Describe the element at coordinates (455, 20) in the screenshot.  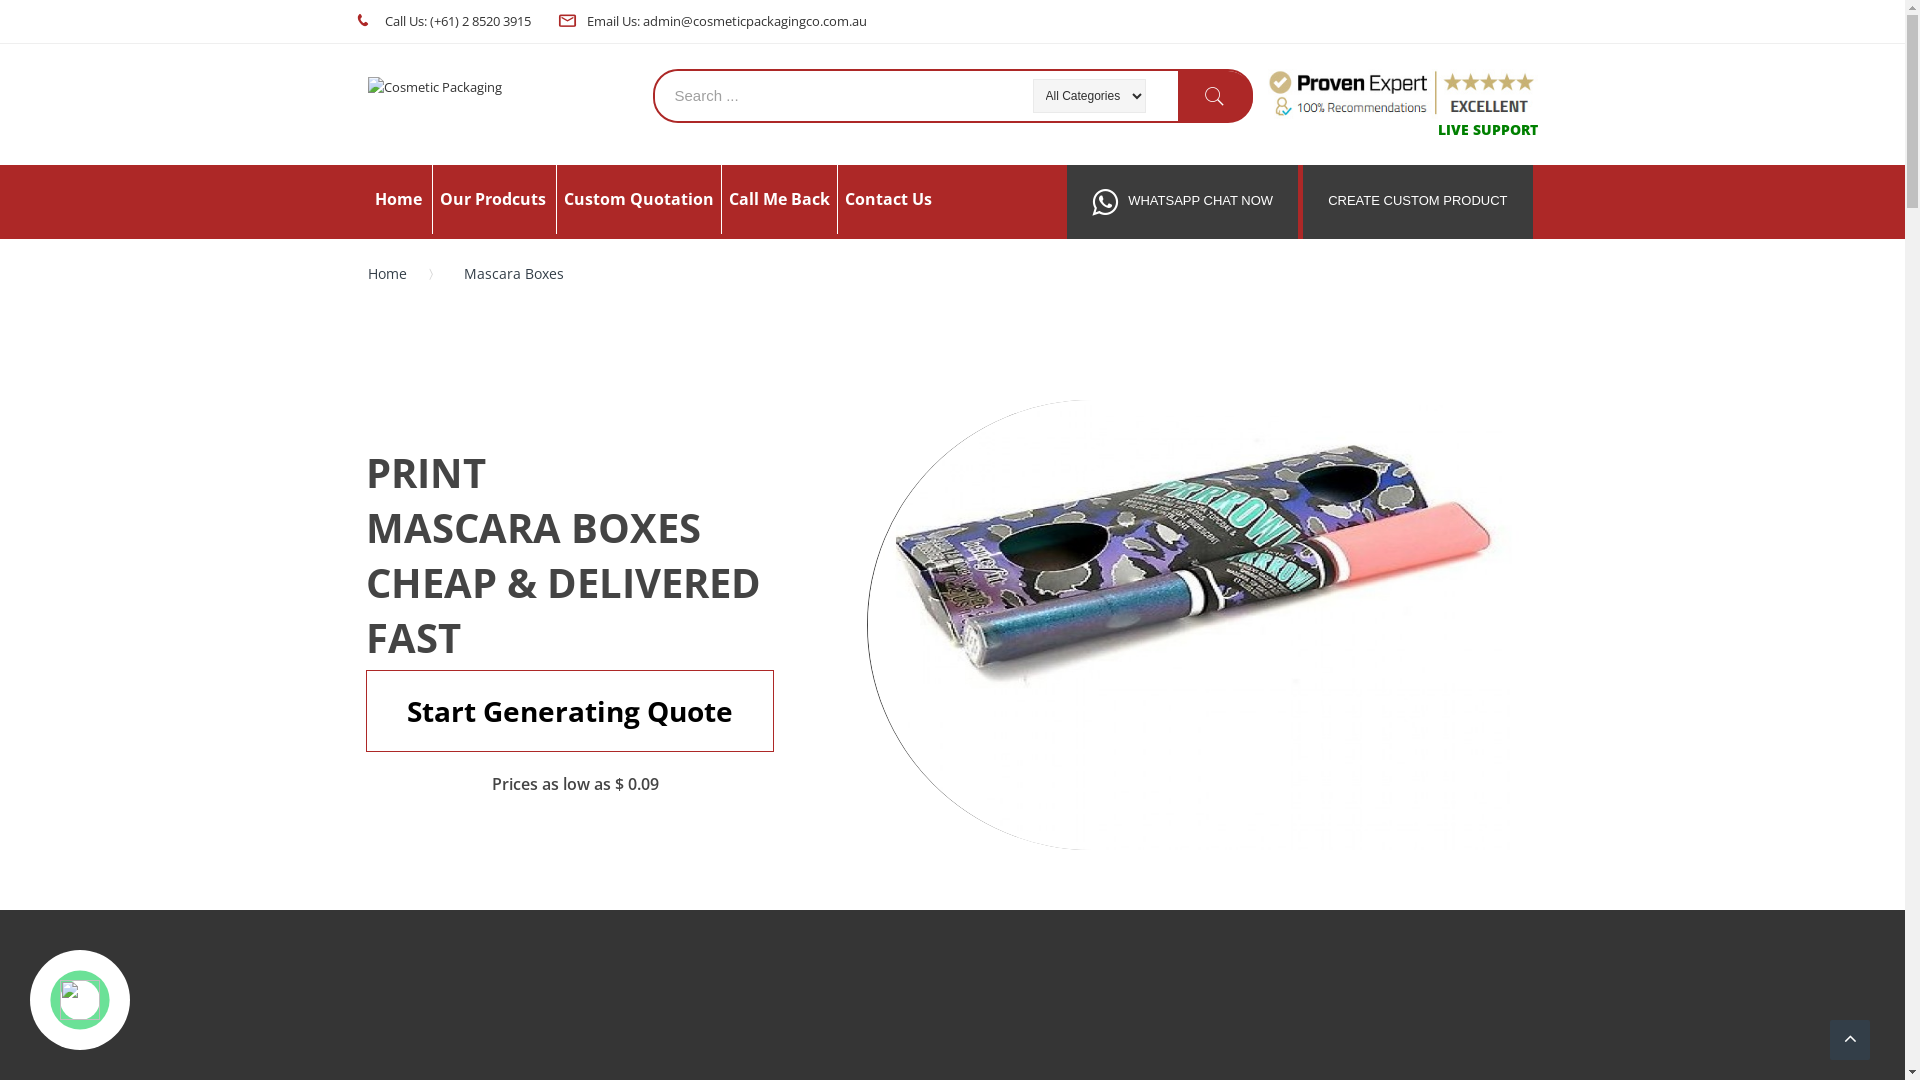
I see `'Call Us: (+61) 2 8520 3915'` at that location.